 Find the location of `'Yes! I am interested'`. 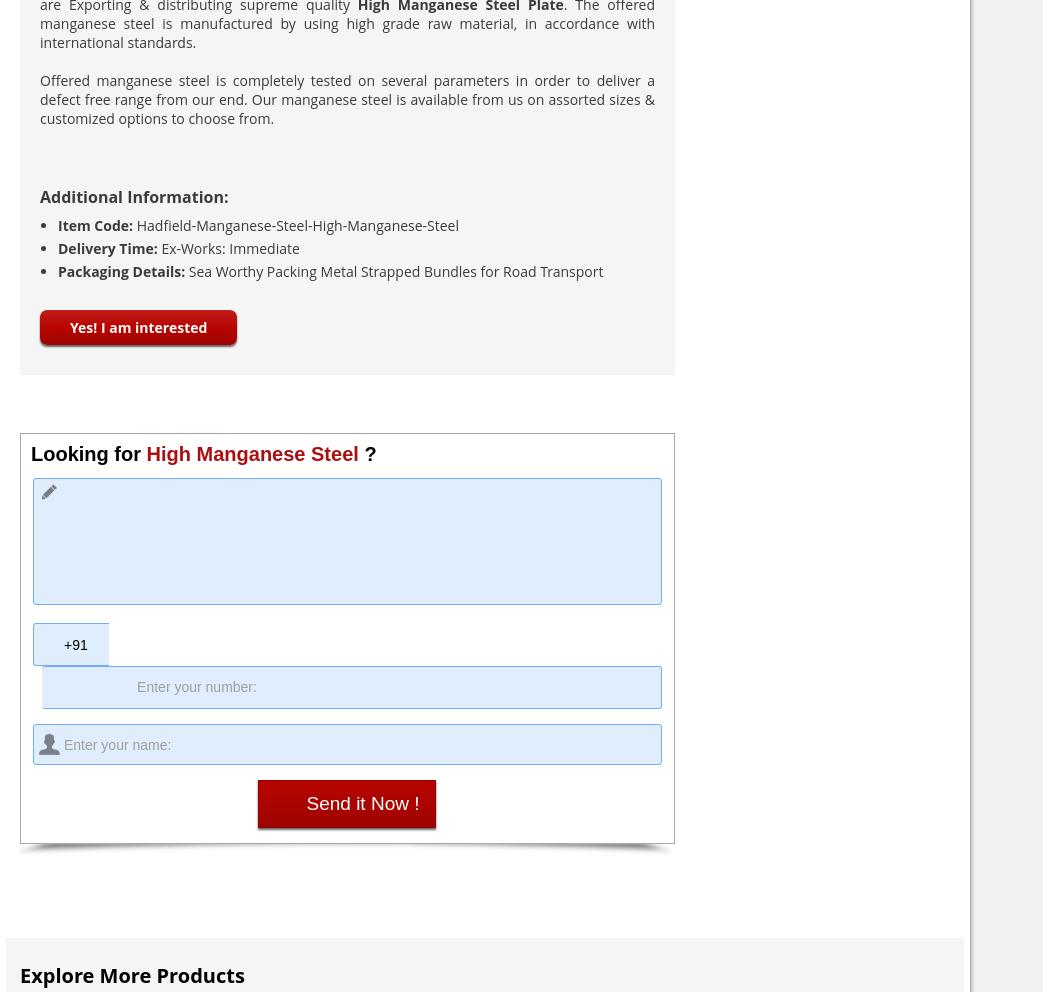

'Yes! I am interested' is located at coordinates (138, 327).